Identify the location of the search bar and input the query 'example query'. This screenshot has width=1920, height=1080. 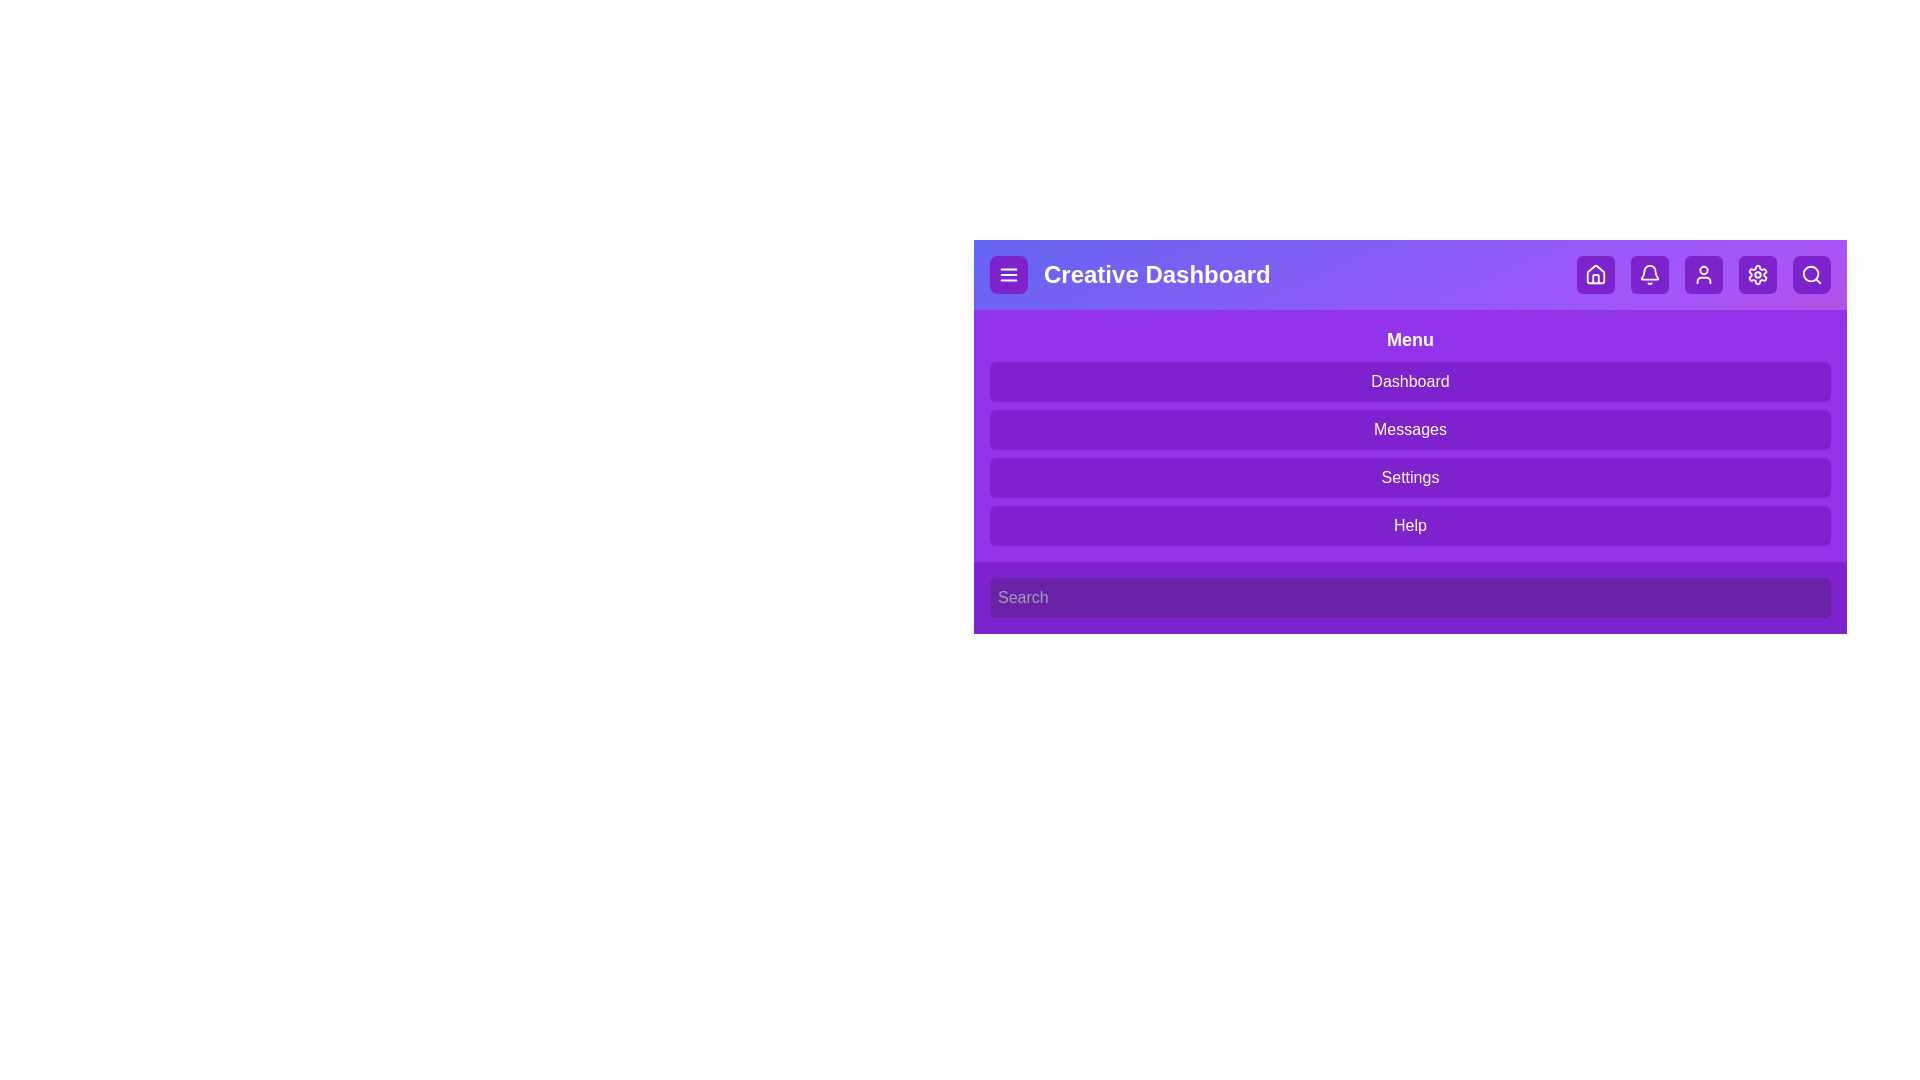
(1409, 596).